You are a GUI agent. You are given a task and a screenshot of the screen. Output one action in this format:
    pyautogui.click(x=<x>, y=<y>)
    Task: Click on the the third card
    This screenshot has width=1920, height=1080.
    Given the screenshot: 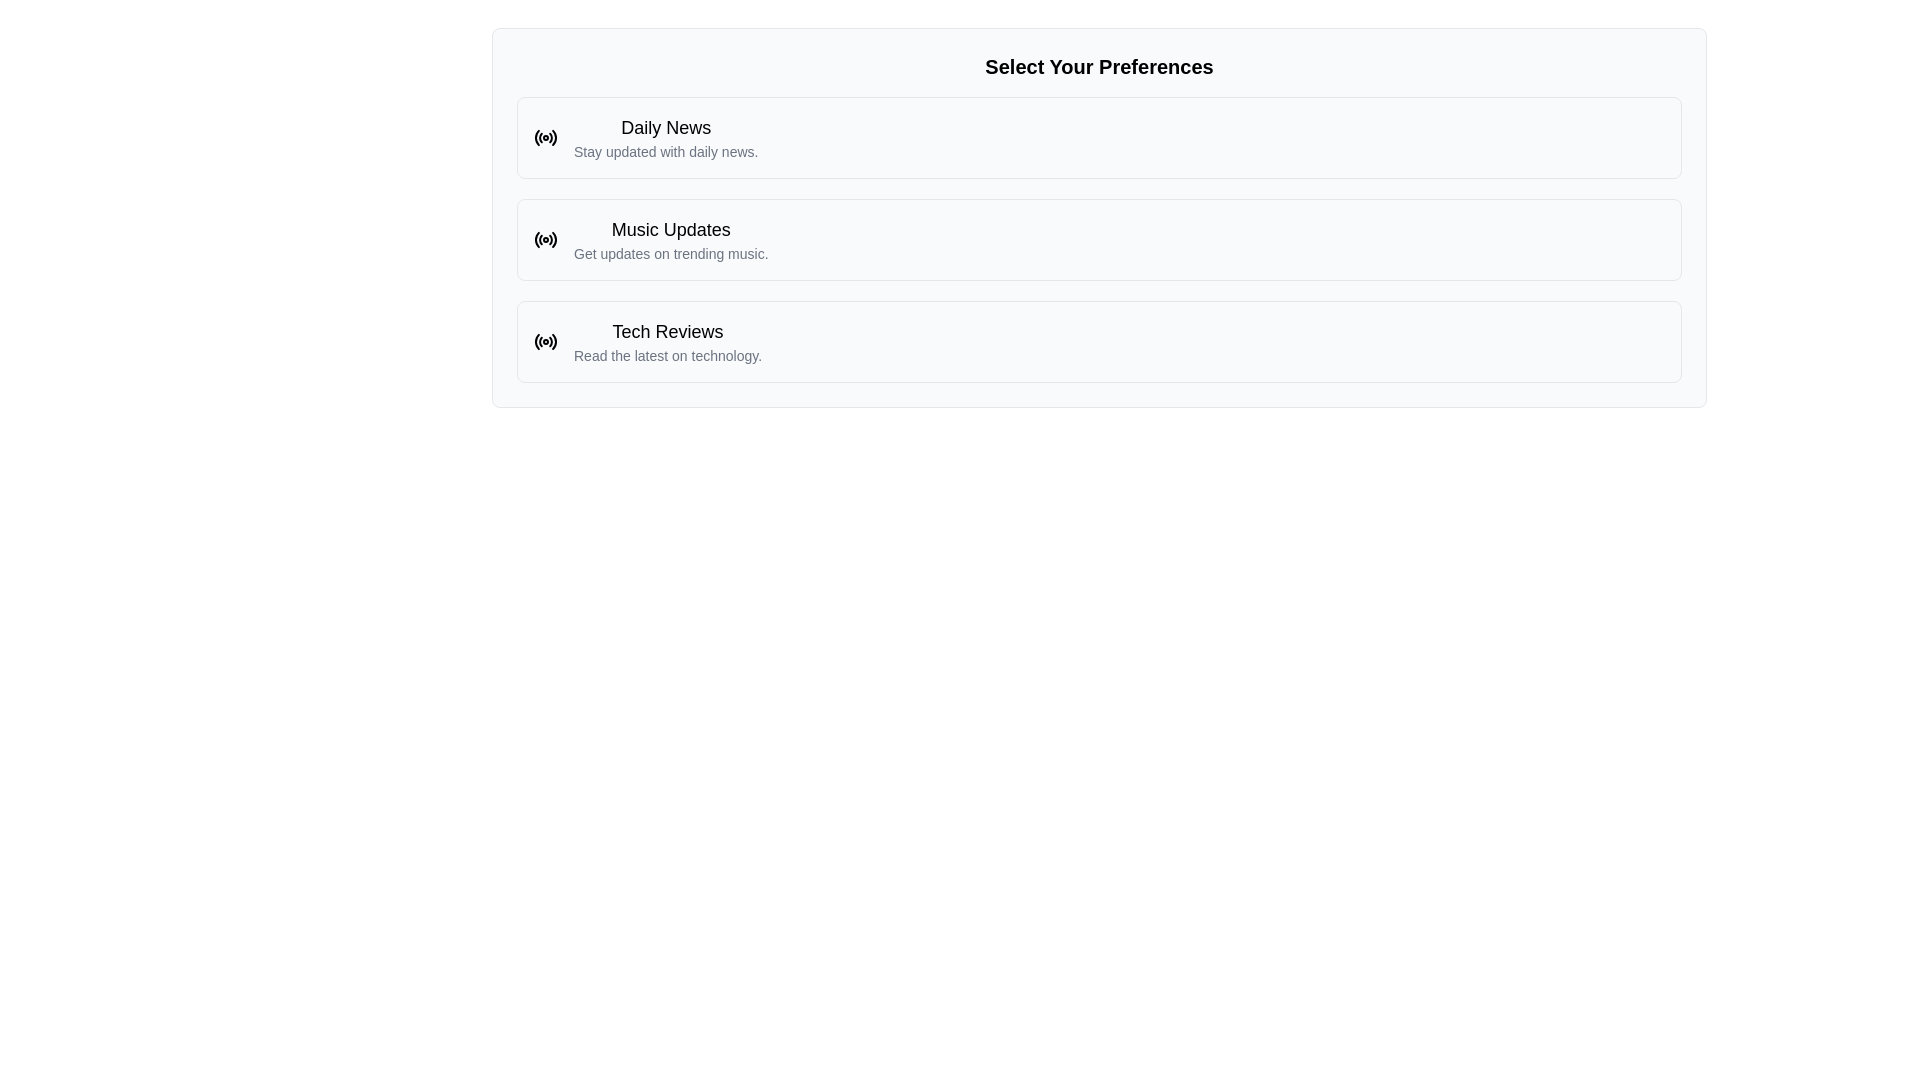 What is the action you would take?
    pyautogui.click(x=1098, y=341)
    